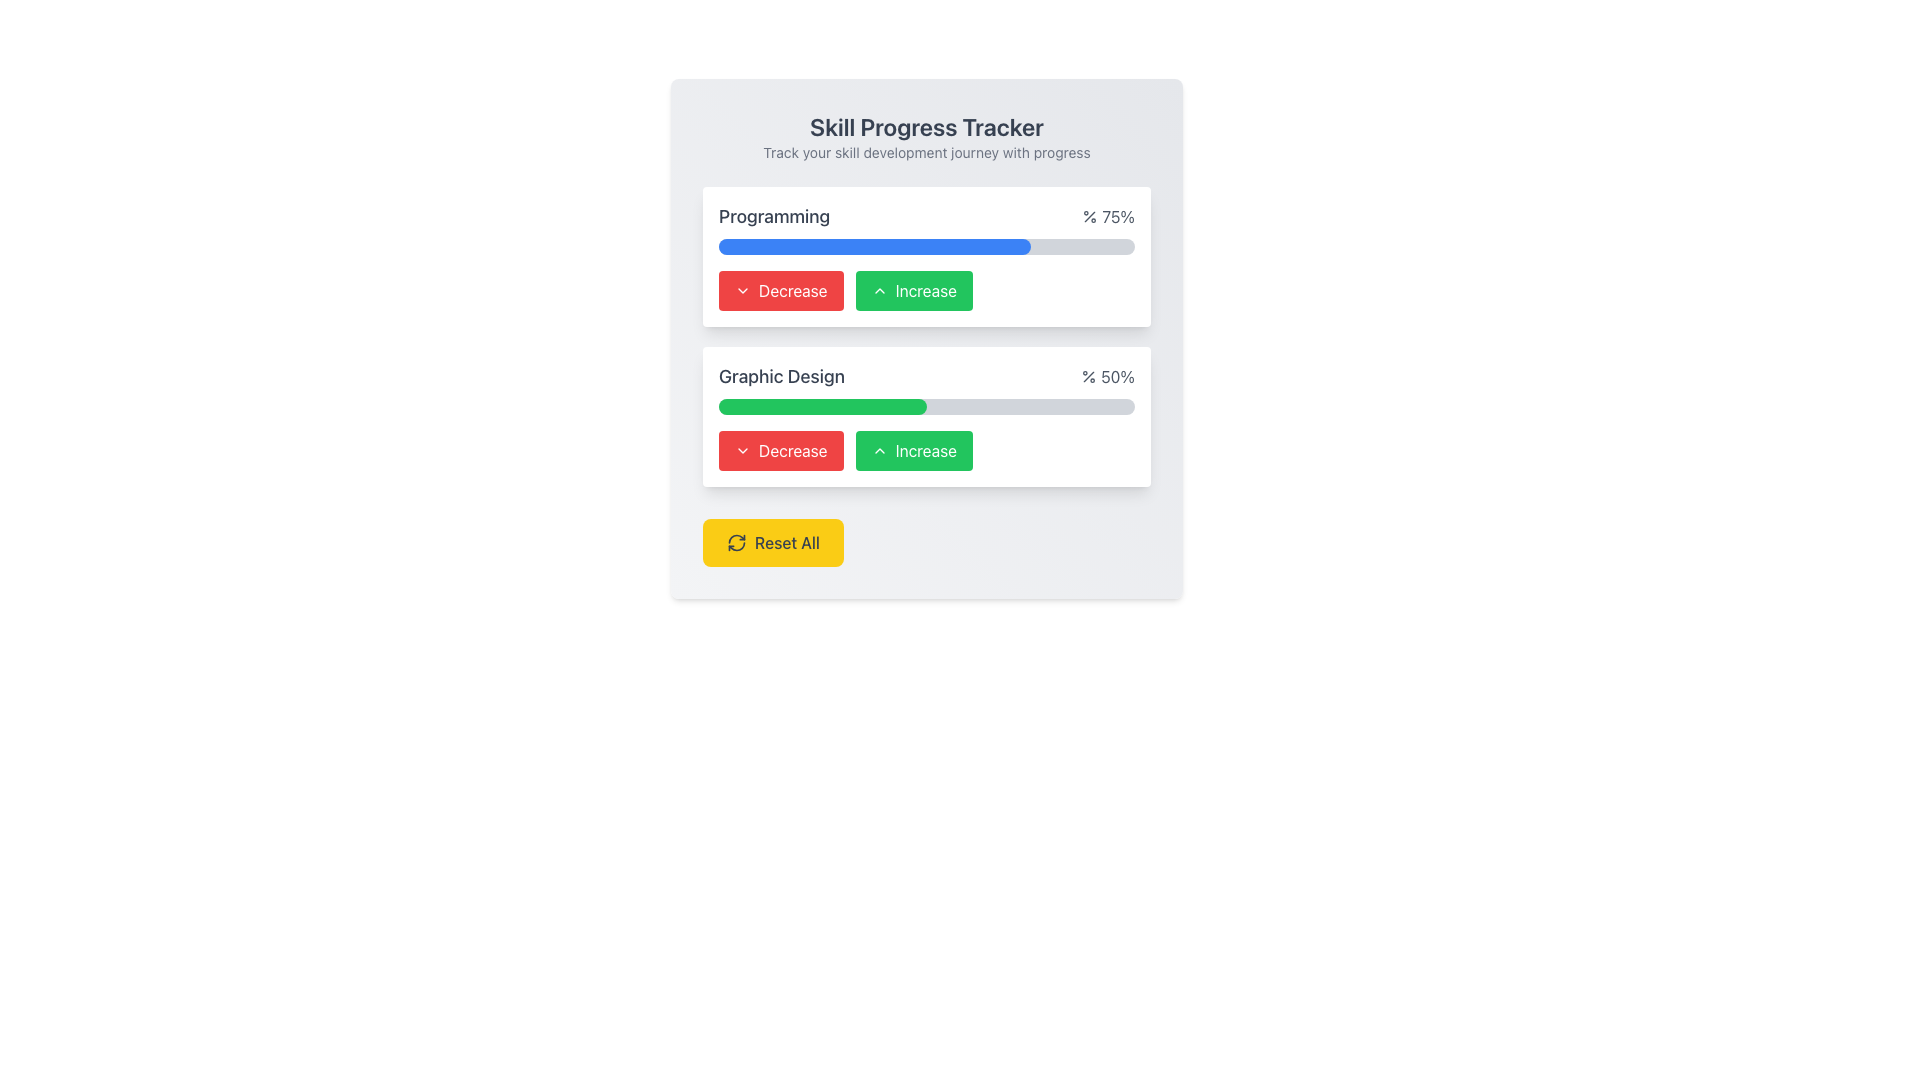 Image resolution: width=1920 pixels, height=1080 pixels. What do you see at coordinates (1107, 377) in the screenshot?
I see `the text display showing '50%' with a percent symbol icon, located at the top-right of the 'Graphic Design' progress bar` at bounding box center [1107, 377].